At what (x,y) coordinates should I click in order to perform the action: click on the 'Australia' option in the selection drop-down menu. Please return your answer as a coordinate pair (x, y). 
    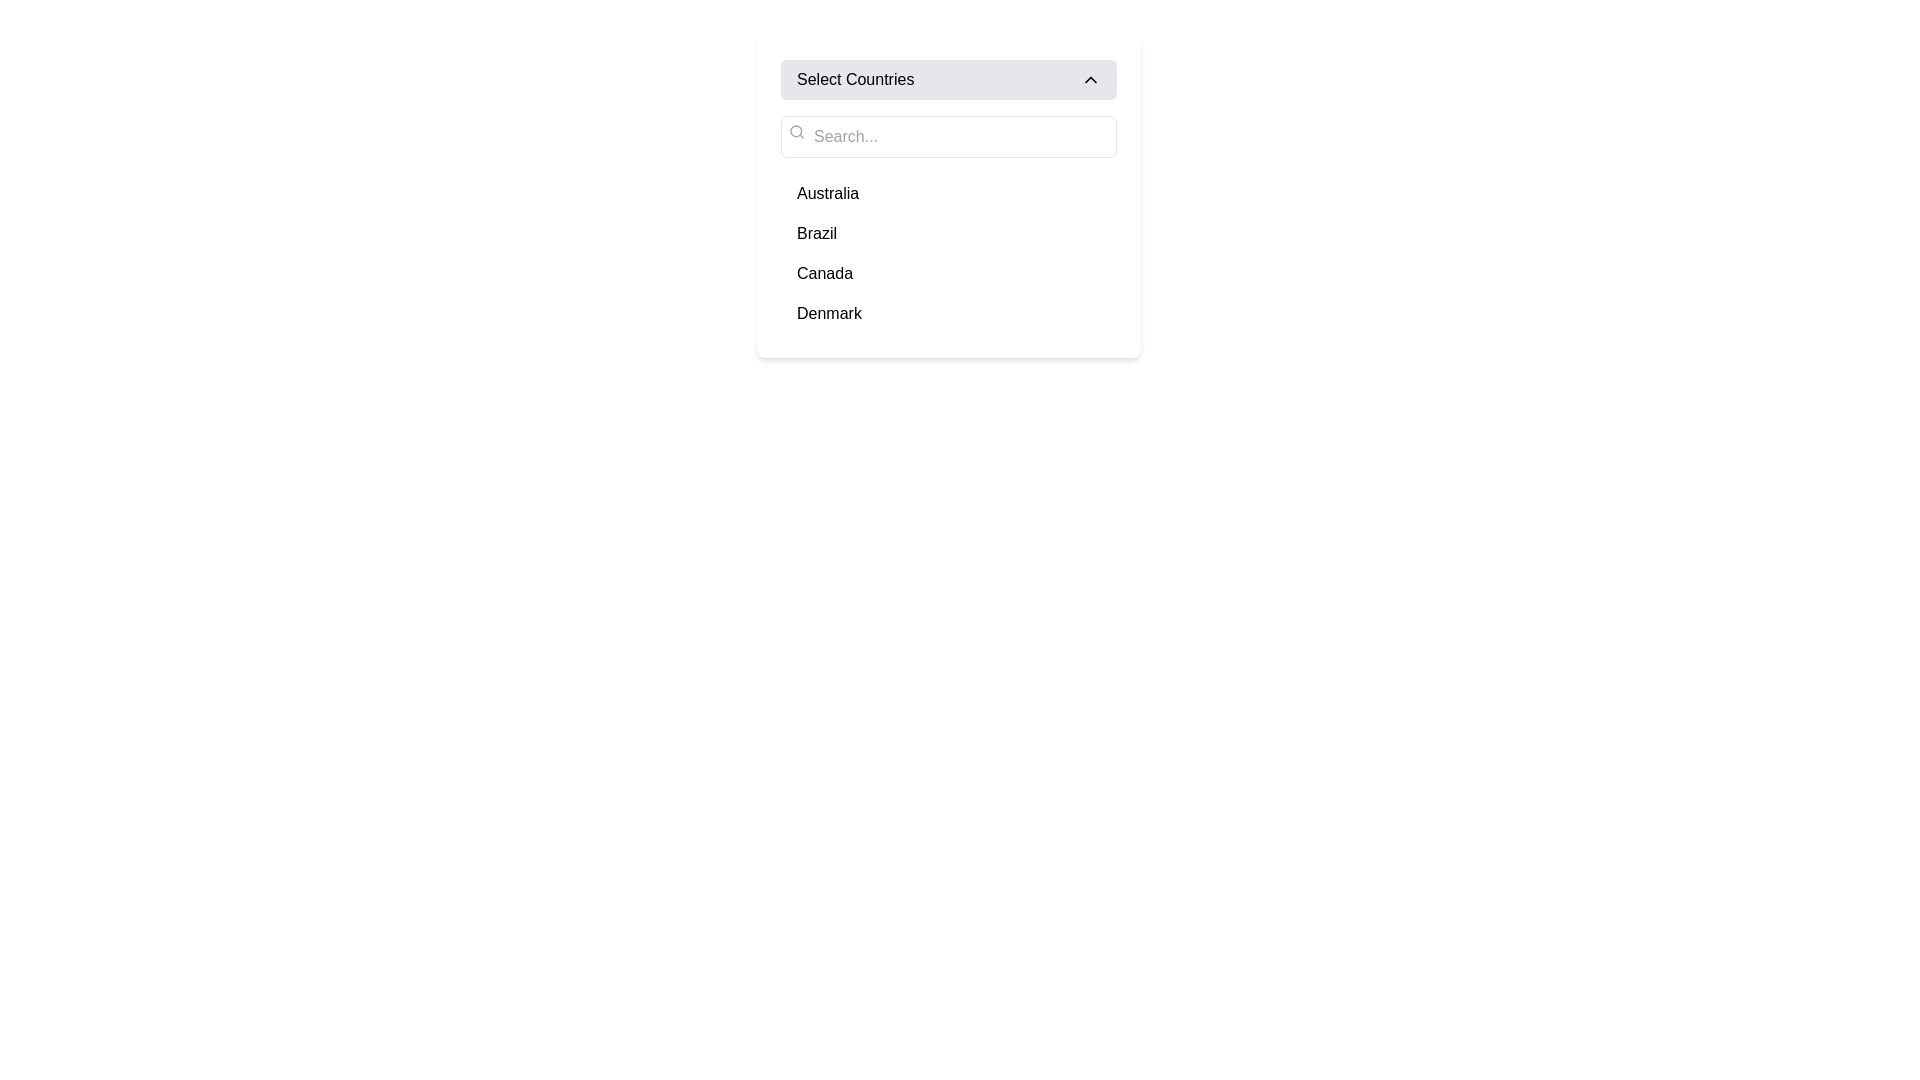
    Looking at the image, I should click on (948, 196).